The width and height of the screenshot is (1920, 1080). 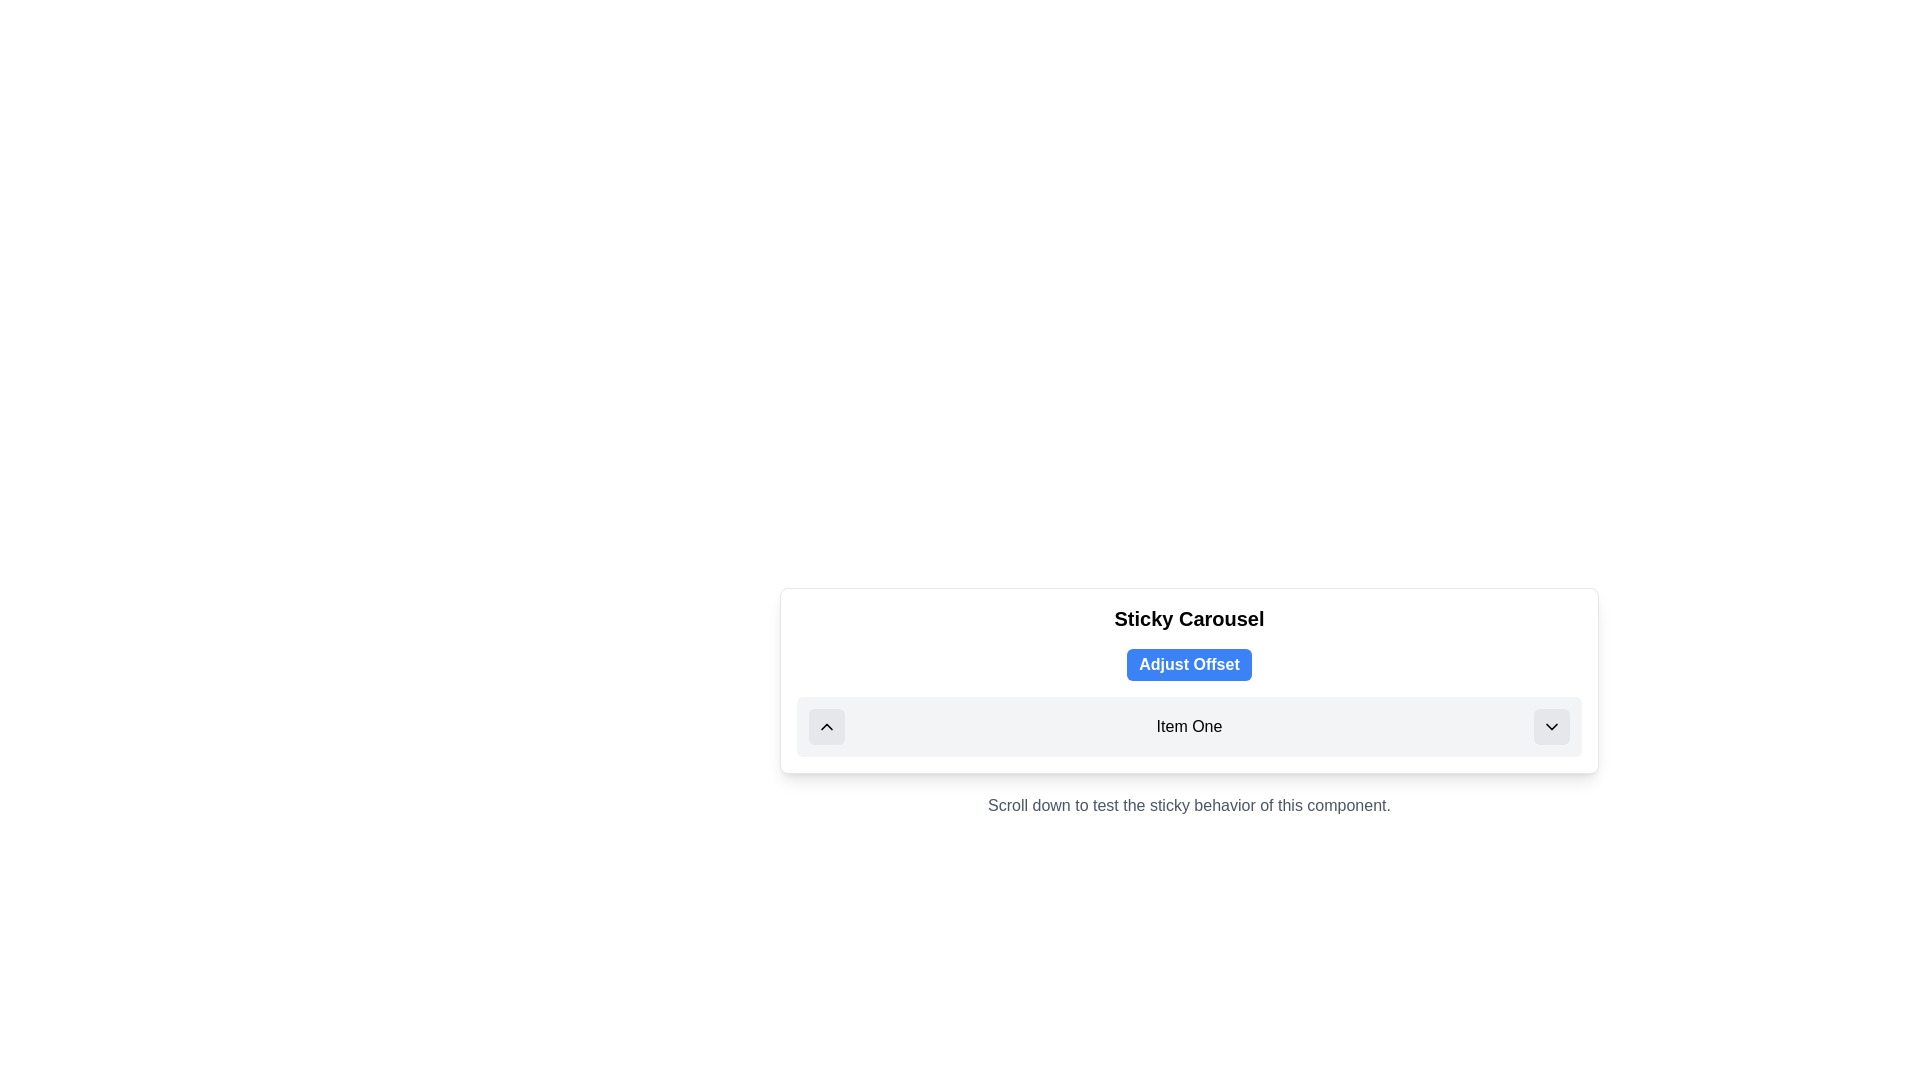 What do you see at coordinates (826, 726) in the screenshot?
I see `the button that features an upward-facing chevron icon, located on the left side of the row displaying 'Item One'` at bounding box center [826, 726].